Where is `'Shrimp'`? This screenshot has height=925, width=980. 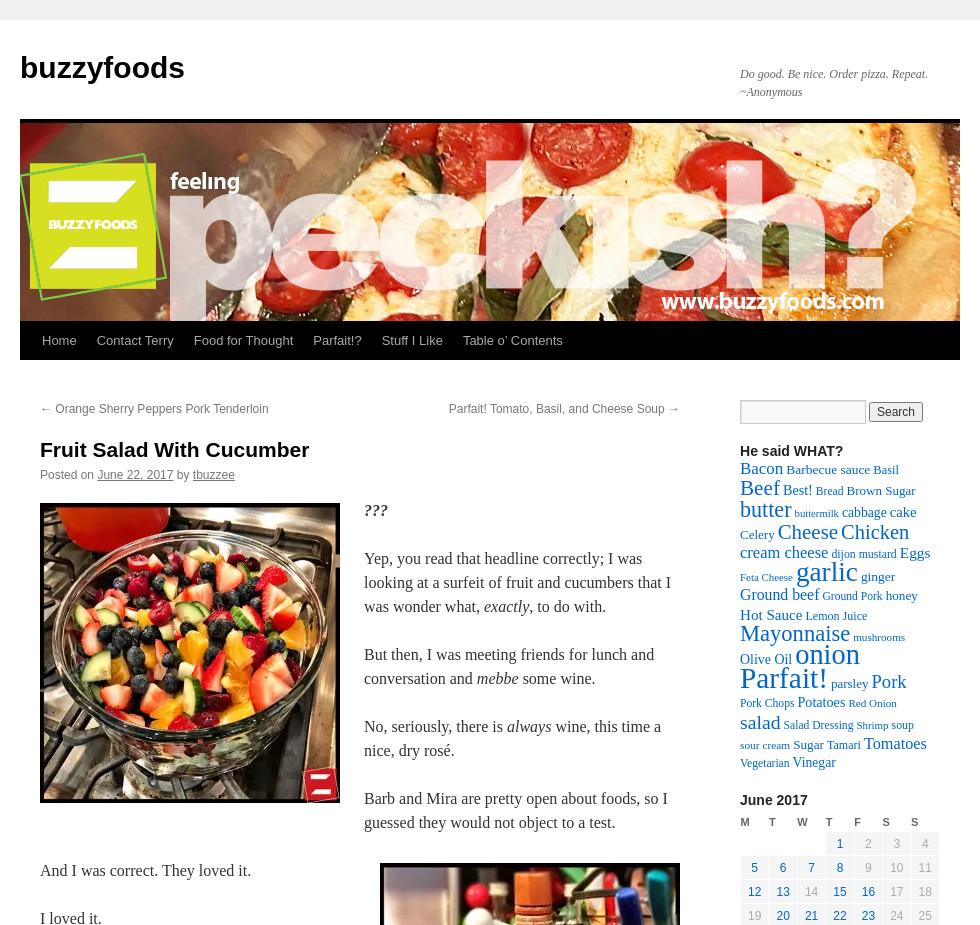 'Shrimp' is located at coordinates (872, 725).